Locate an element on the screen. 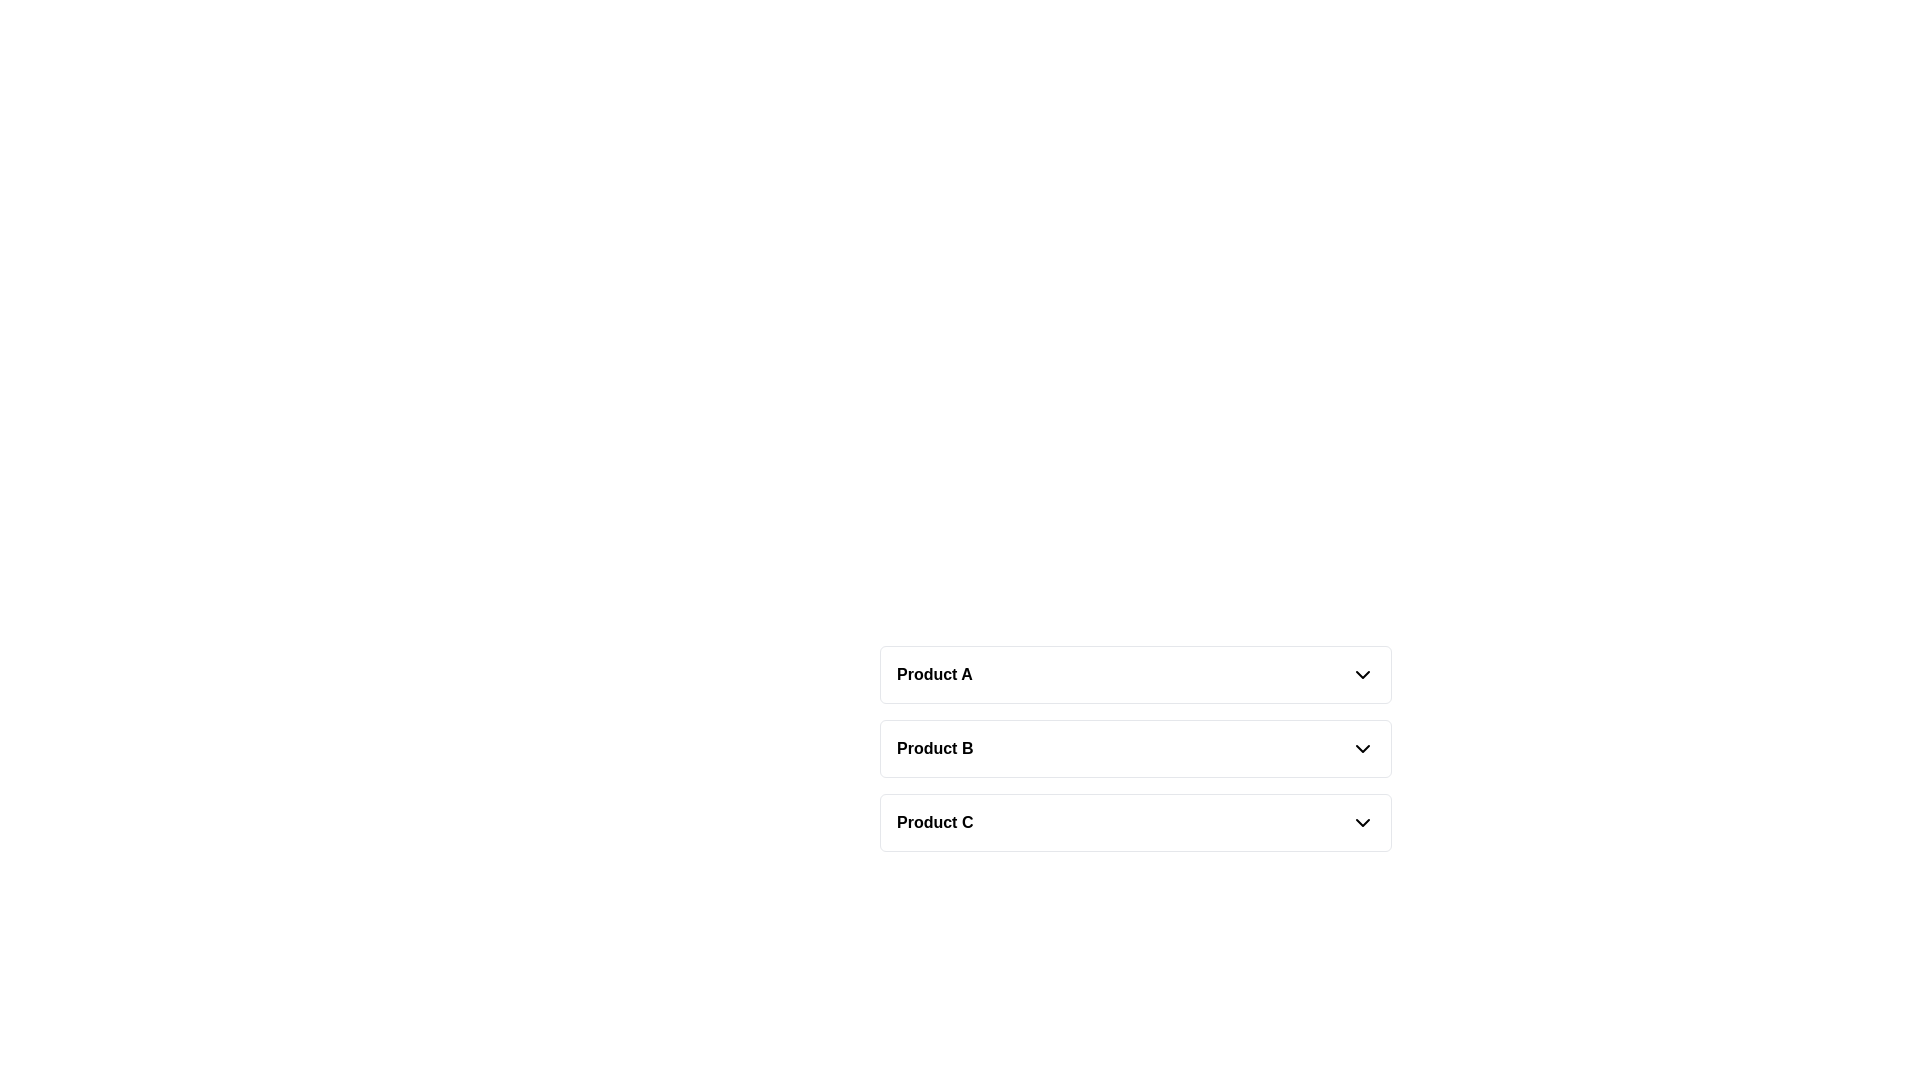 This screenshot has width=1920, height=1080. the 'Product B' list item is located at coordinates (1136, 748).